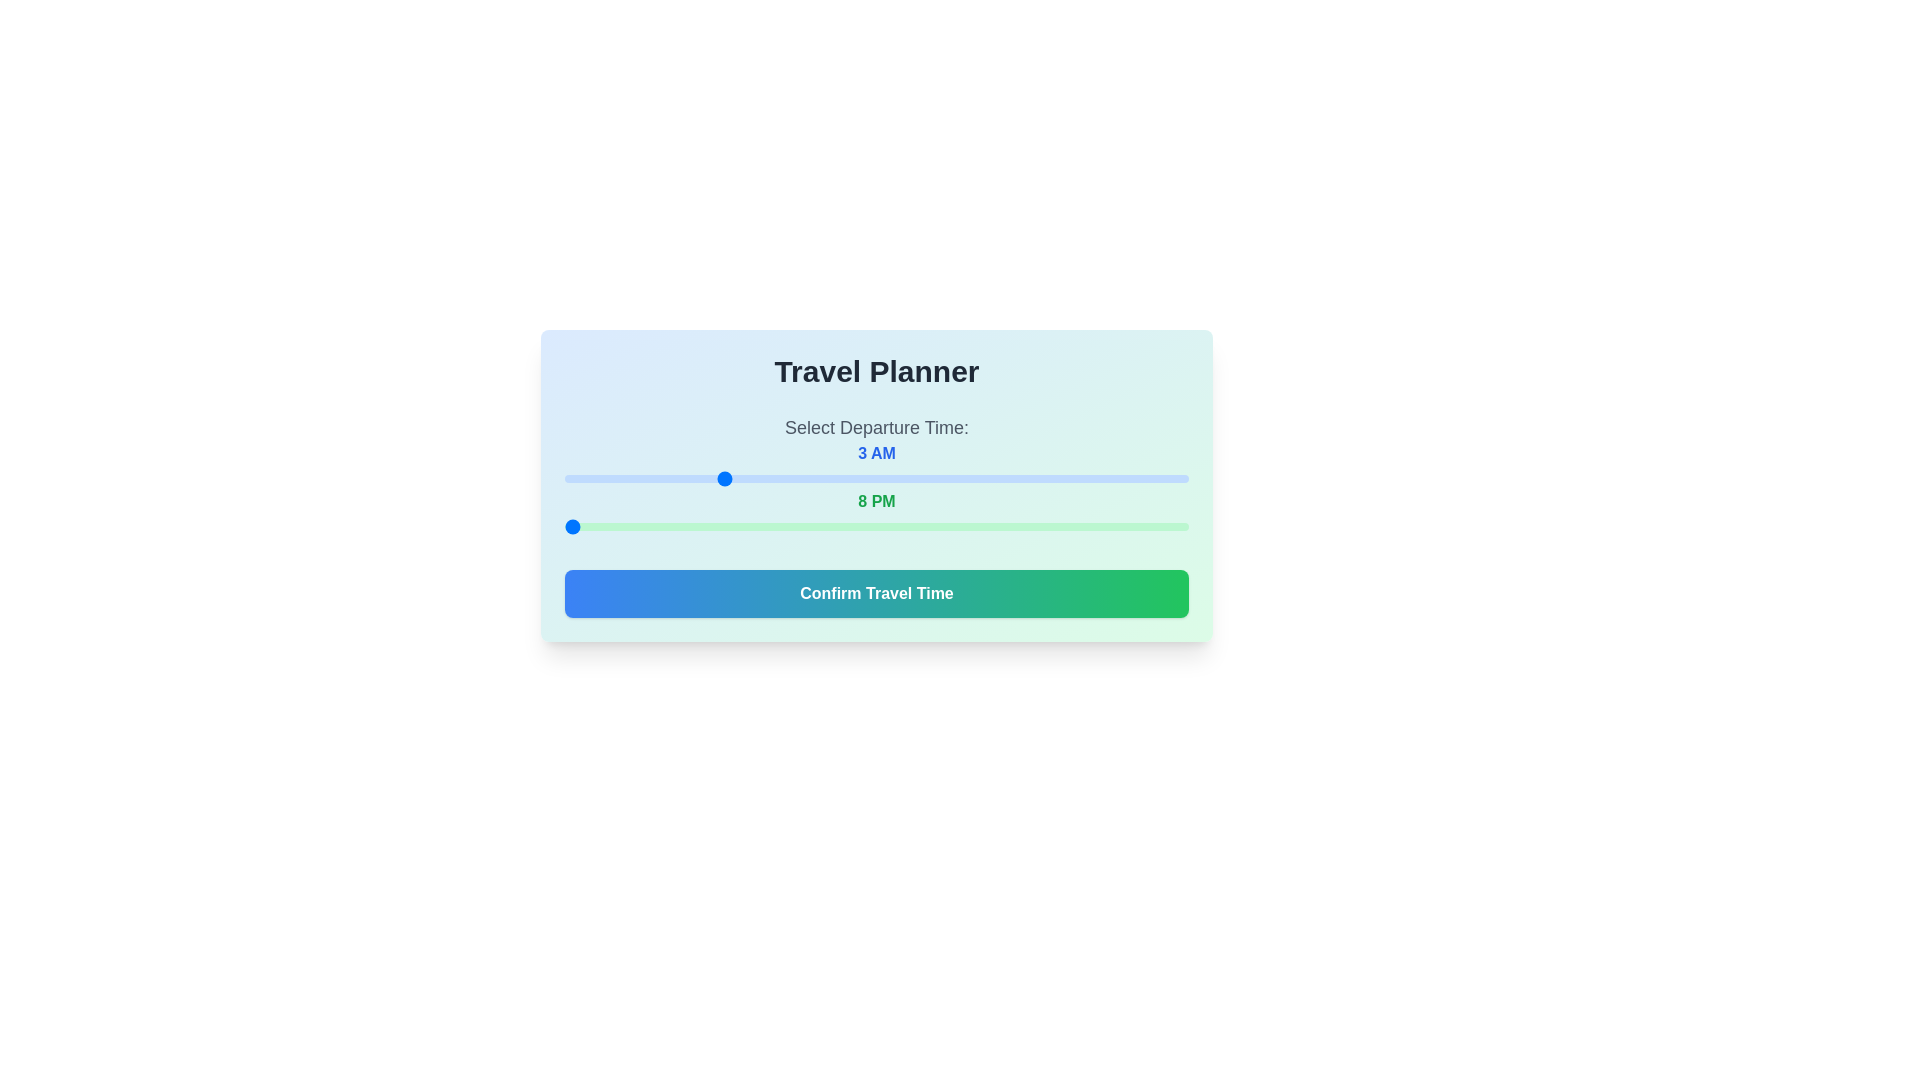  What do you see at coordinates (877, 427) in the screenshot?
I see `the text label that reads 'Select Departure Time:' which is styled with a larger font size and gray color, positioned below the 'Travel Planner' title and above the time selection interface` at bounding box center [877, 427].